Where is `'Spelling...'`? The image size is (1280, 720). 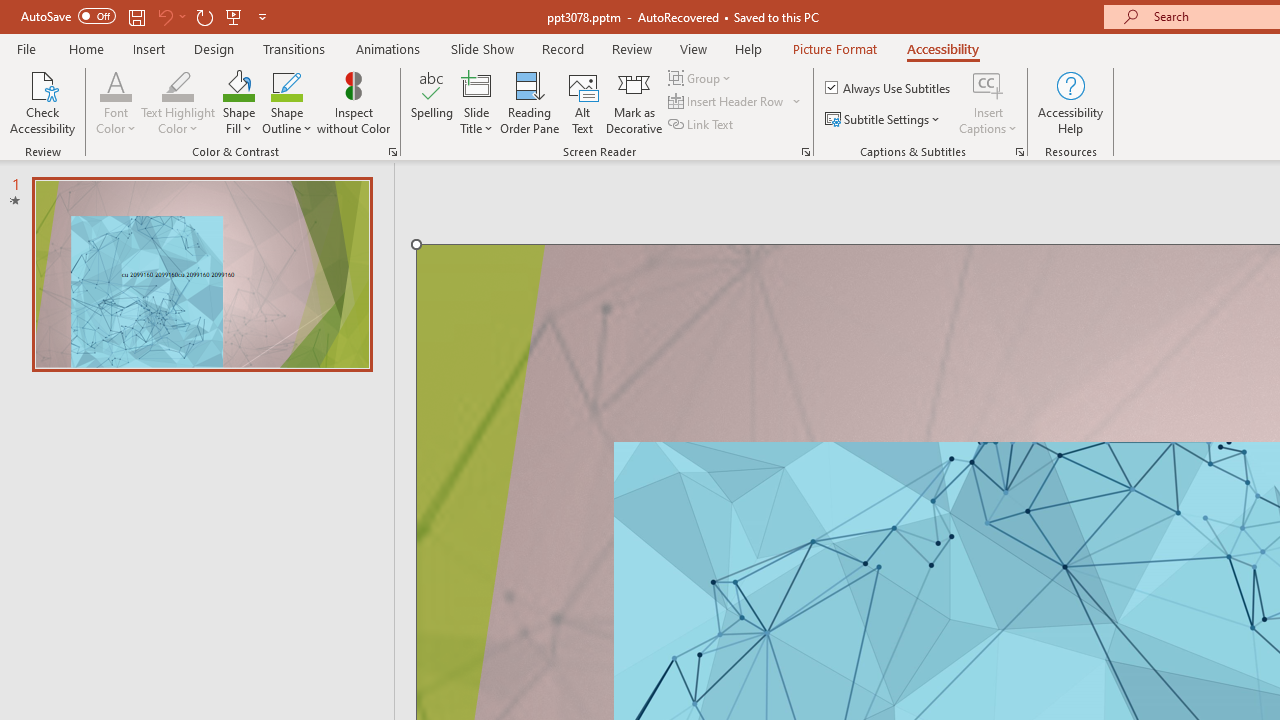 'Spelling...' is located at coordinates (431, 103).